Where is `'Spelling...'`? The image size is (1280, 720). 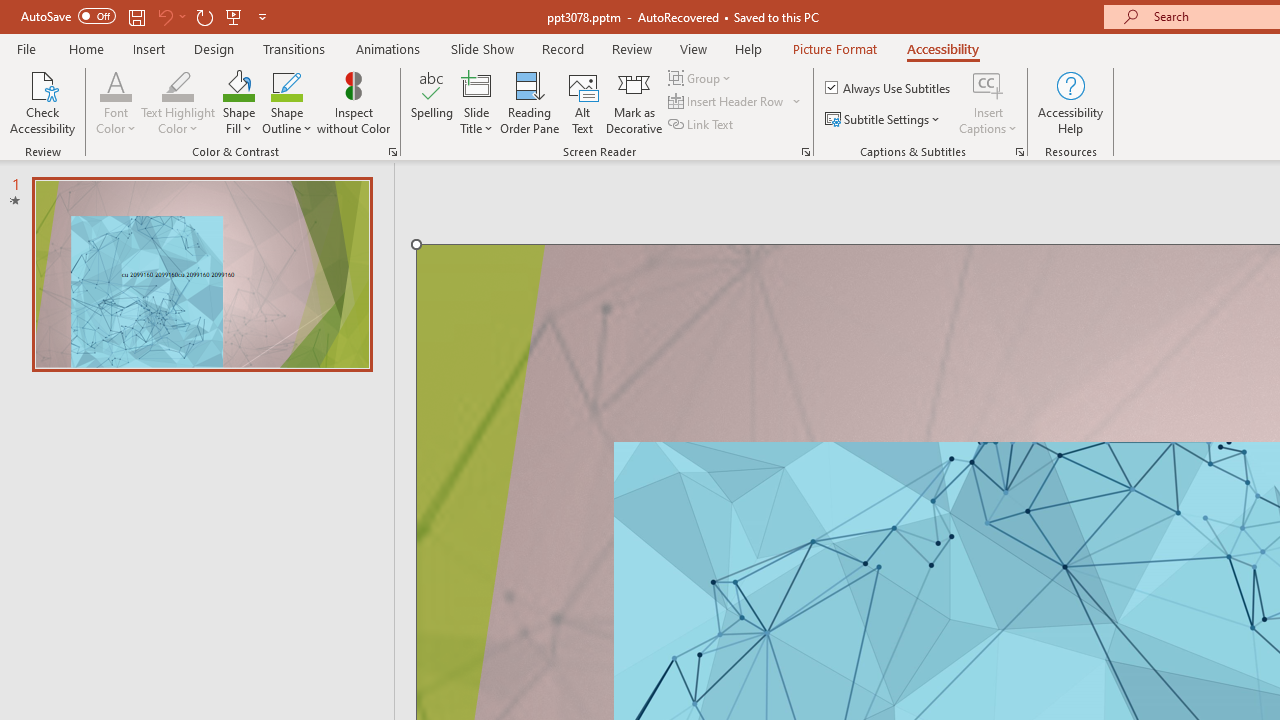 'Spelling...' is located at coordinates (431, 103).